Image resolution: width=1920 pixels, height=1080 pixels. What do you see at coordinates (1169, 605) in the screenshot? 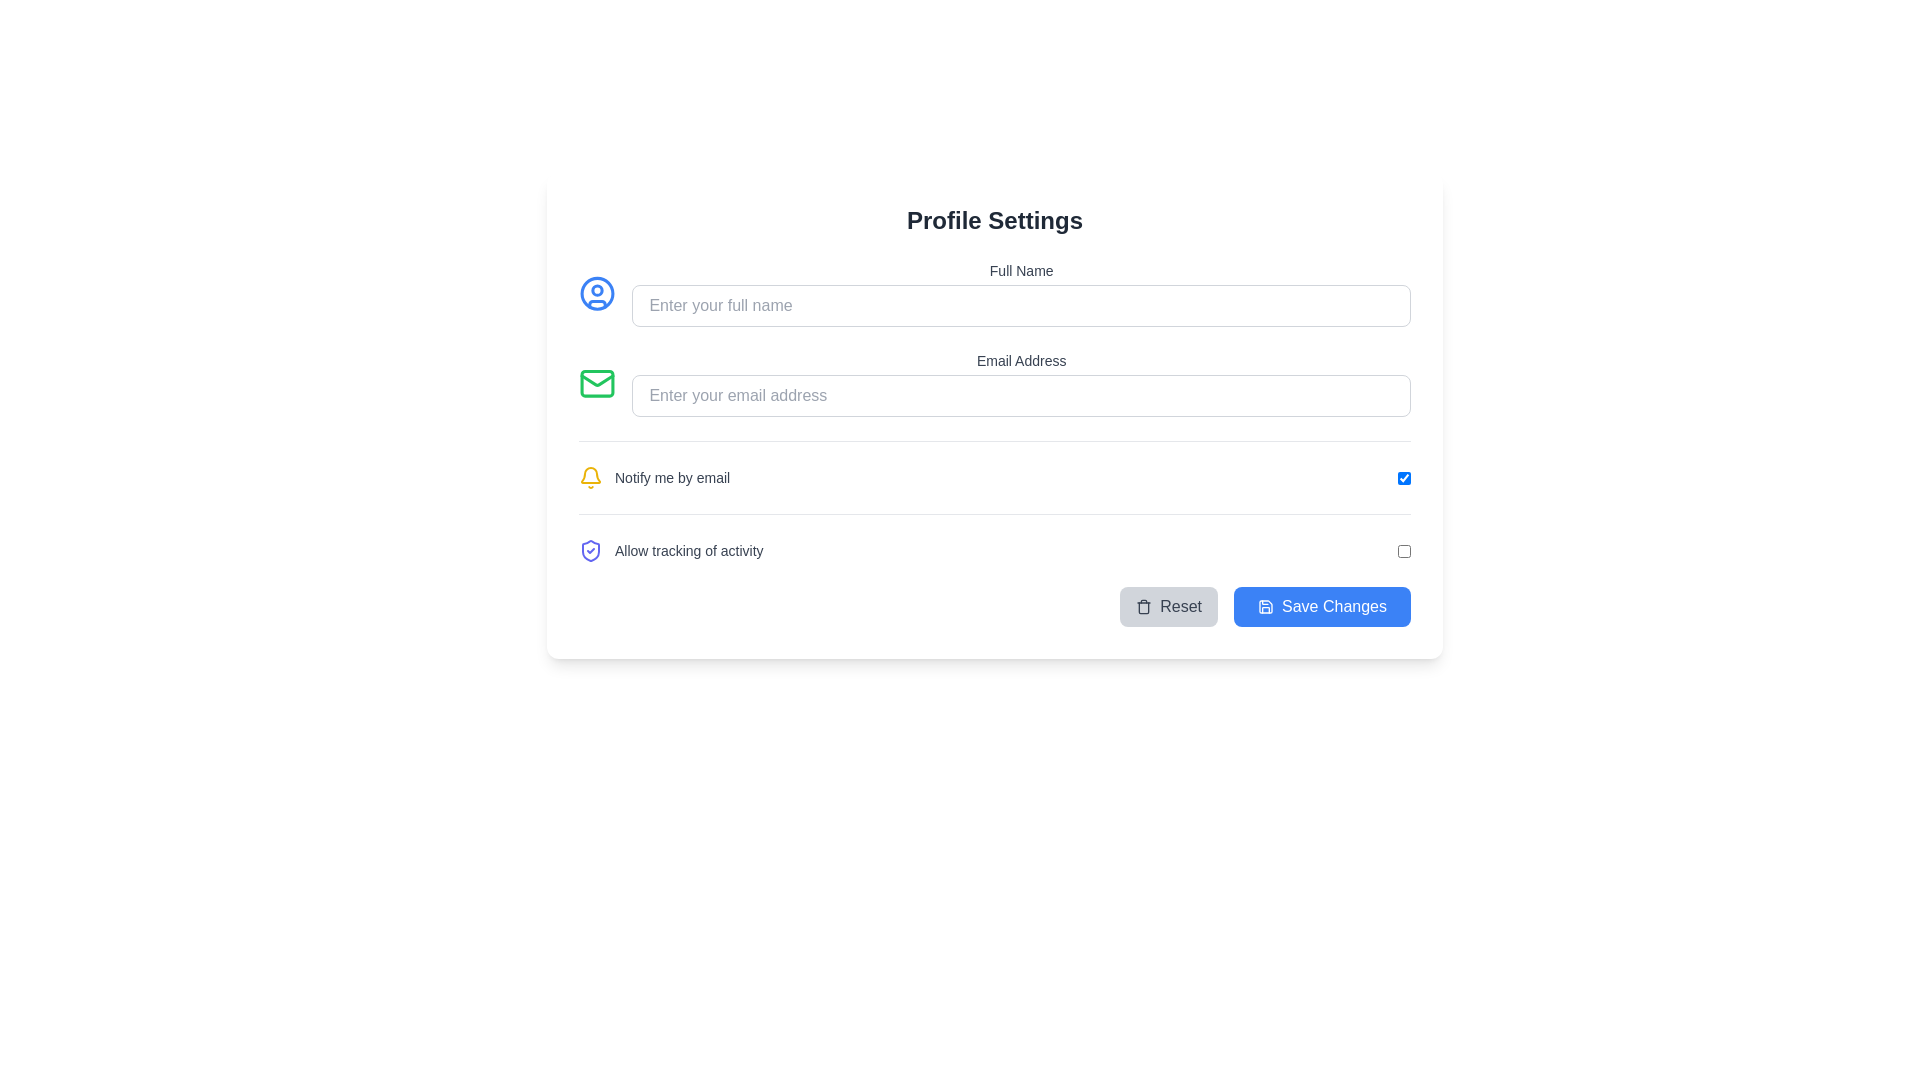
I see `the reset button located at the bottom-right corner of the form, which is the first button on the left in the group of buttons, to reset the form inputs to their default values` at bounding box center [1169, 605].